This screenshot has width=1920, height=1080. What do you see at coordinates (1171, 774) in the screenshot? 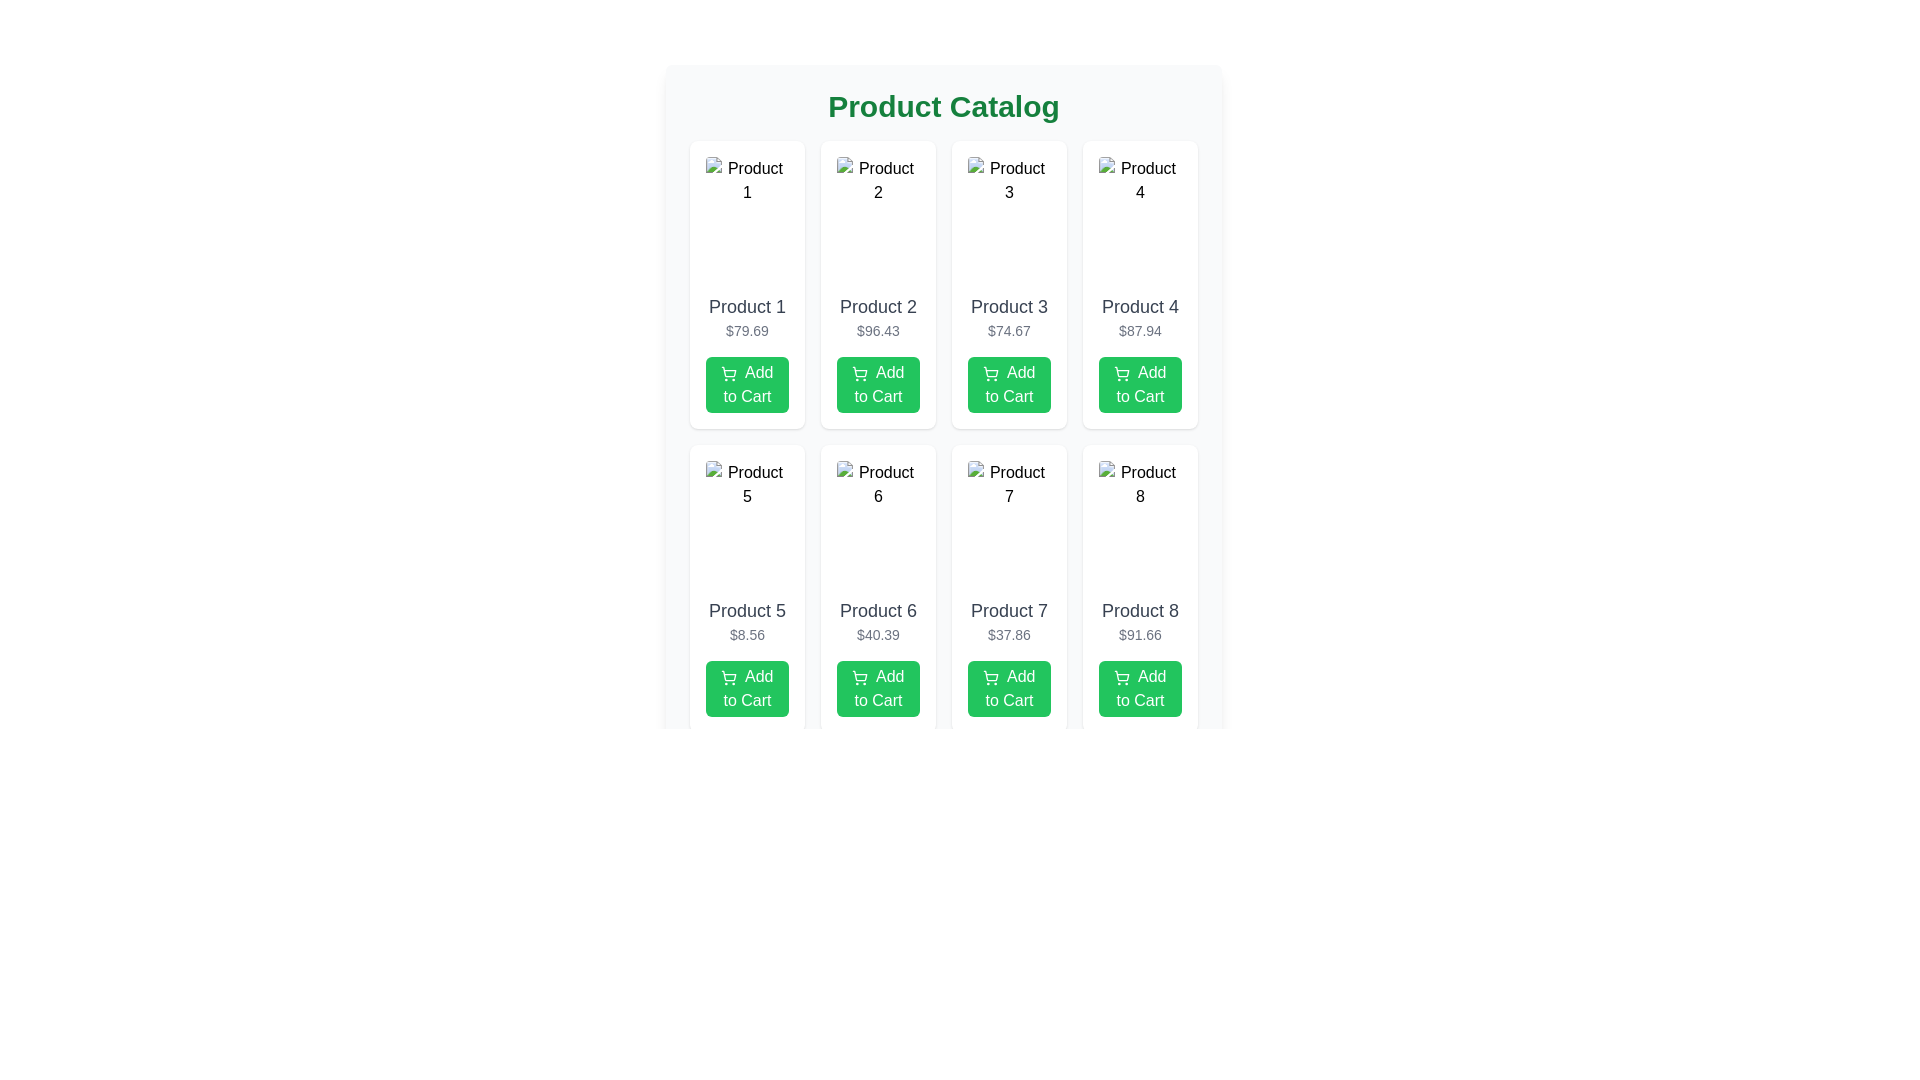
I see `the 'next' button in the pagination control located at the bottom-right of the interface` at bounding box center [1171, 774].